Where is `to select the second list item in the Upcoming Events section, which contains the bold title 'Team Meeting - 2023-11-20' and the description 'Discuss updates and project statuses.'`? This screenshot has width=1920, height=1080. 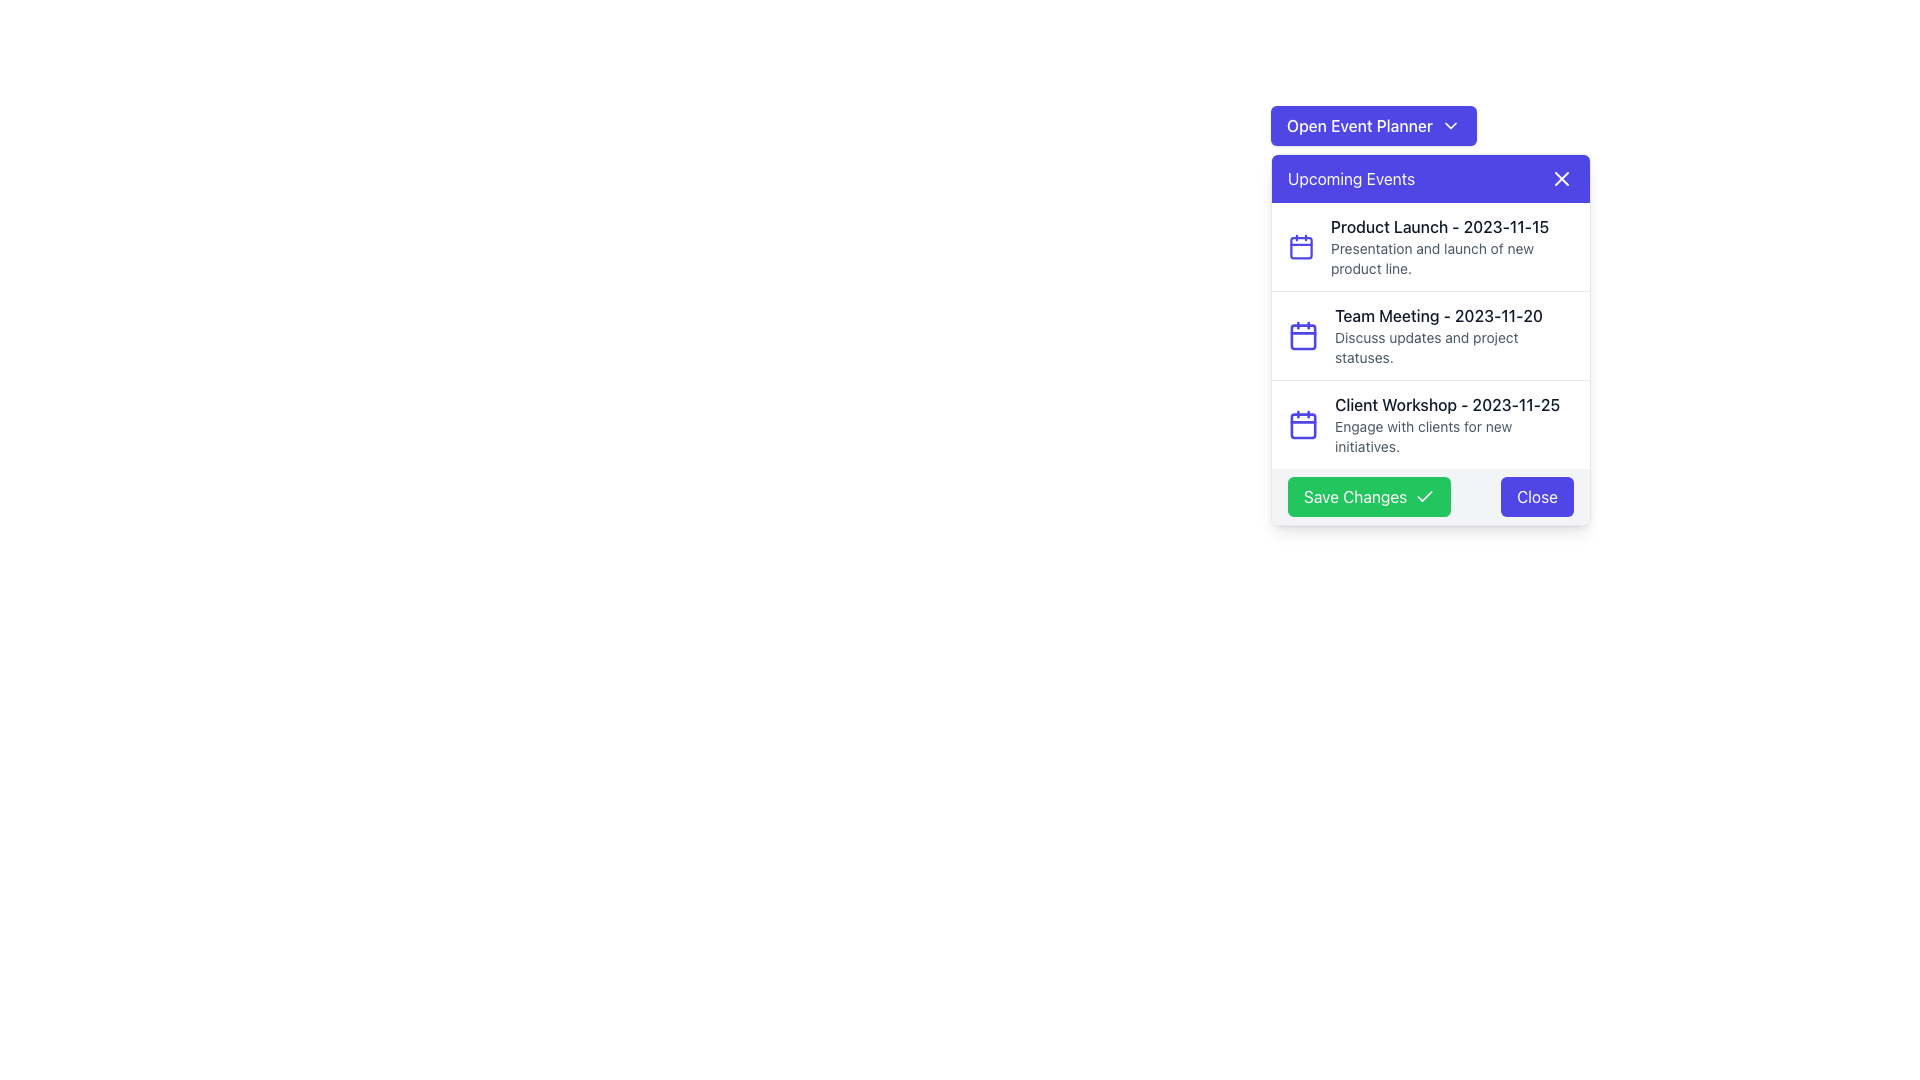
to select the second list item in the Upcoming Events section, which contains the bold title 'Team Meeting - 2023-11-20' and the description 'Discuss updates and project statuses.' is located at coordinates (1429, 334).